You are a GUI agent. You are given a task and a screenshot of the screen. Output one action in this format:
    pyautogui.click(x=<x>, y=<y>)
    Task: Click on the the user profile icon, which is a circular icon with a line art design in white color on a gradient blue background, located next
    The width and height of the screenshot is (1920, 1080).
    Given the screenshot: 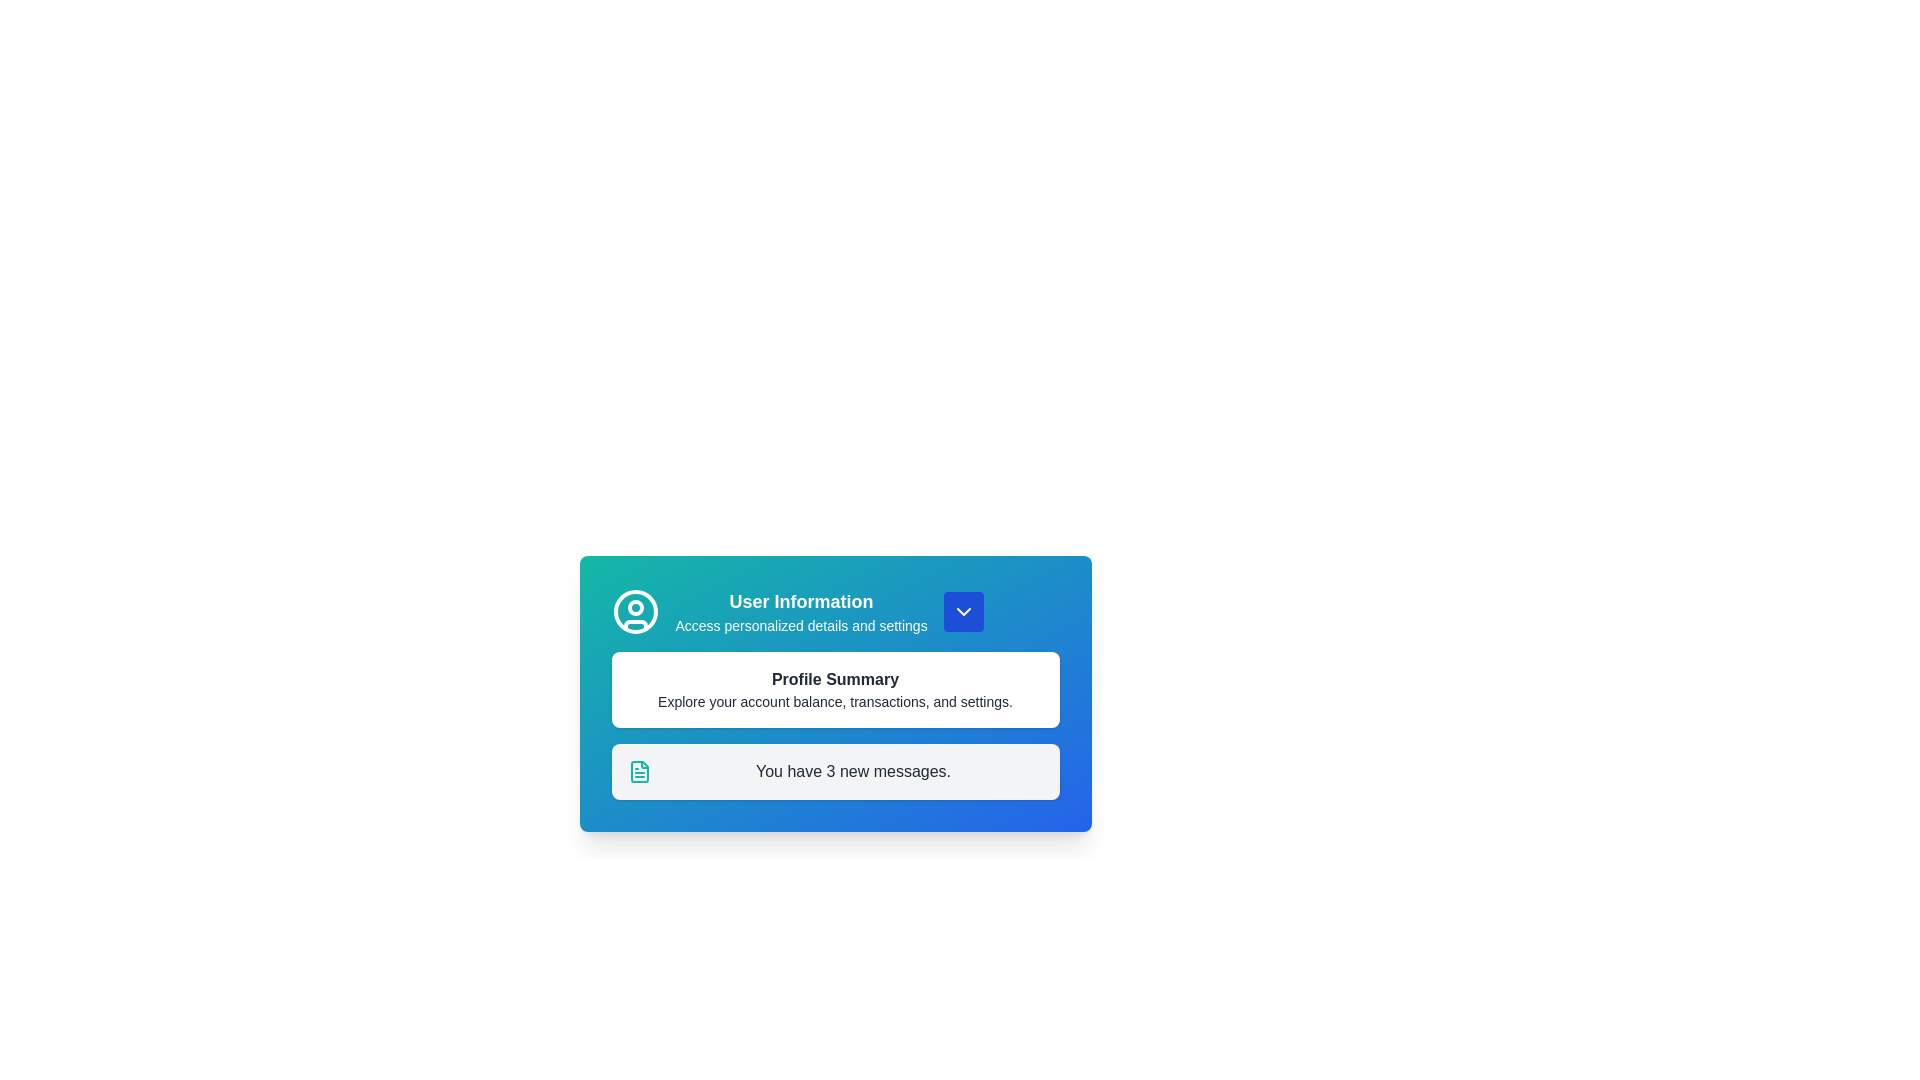 What is the action you would take?
    pyautogui.click(x=634, y=611)
    